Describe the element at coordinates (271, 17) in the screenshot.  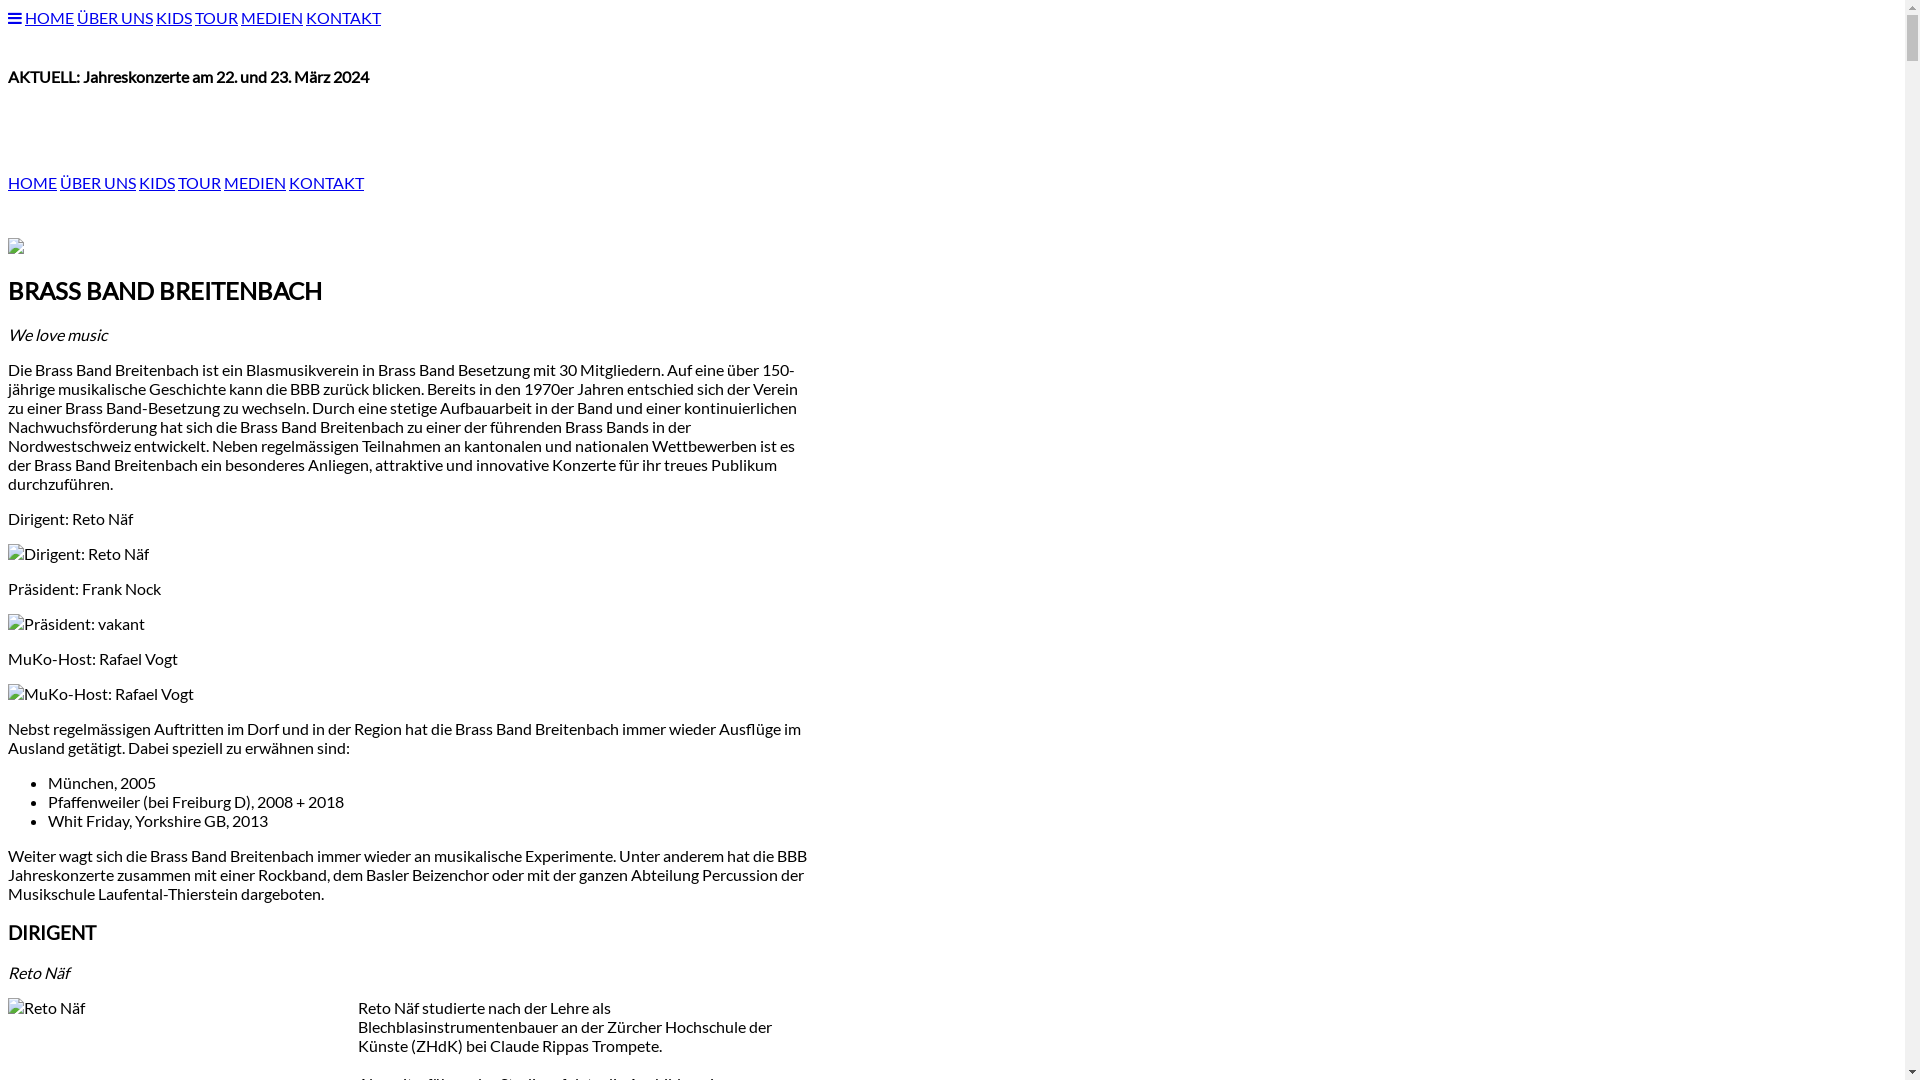
I see `'MEDIEN'` at that location.